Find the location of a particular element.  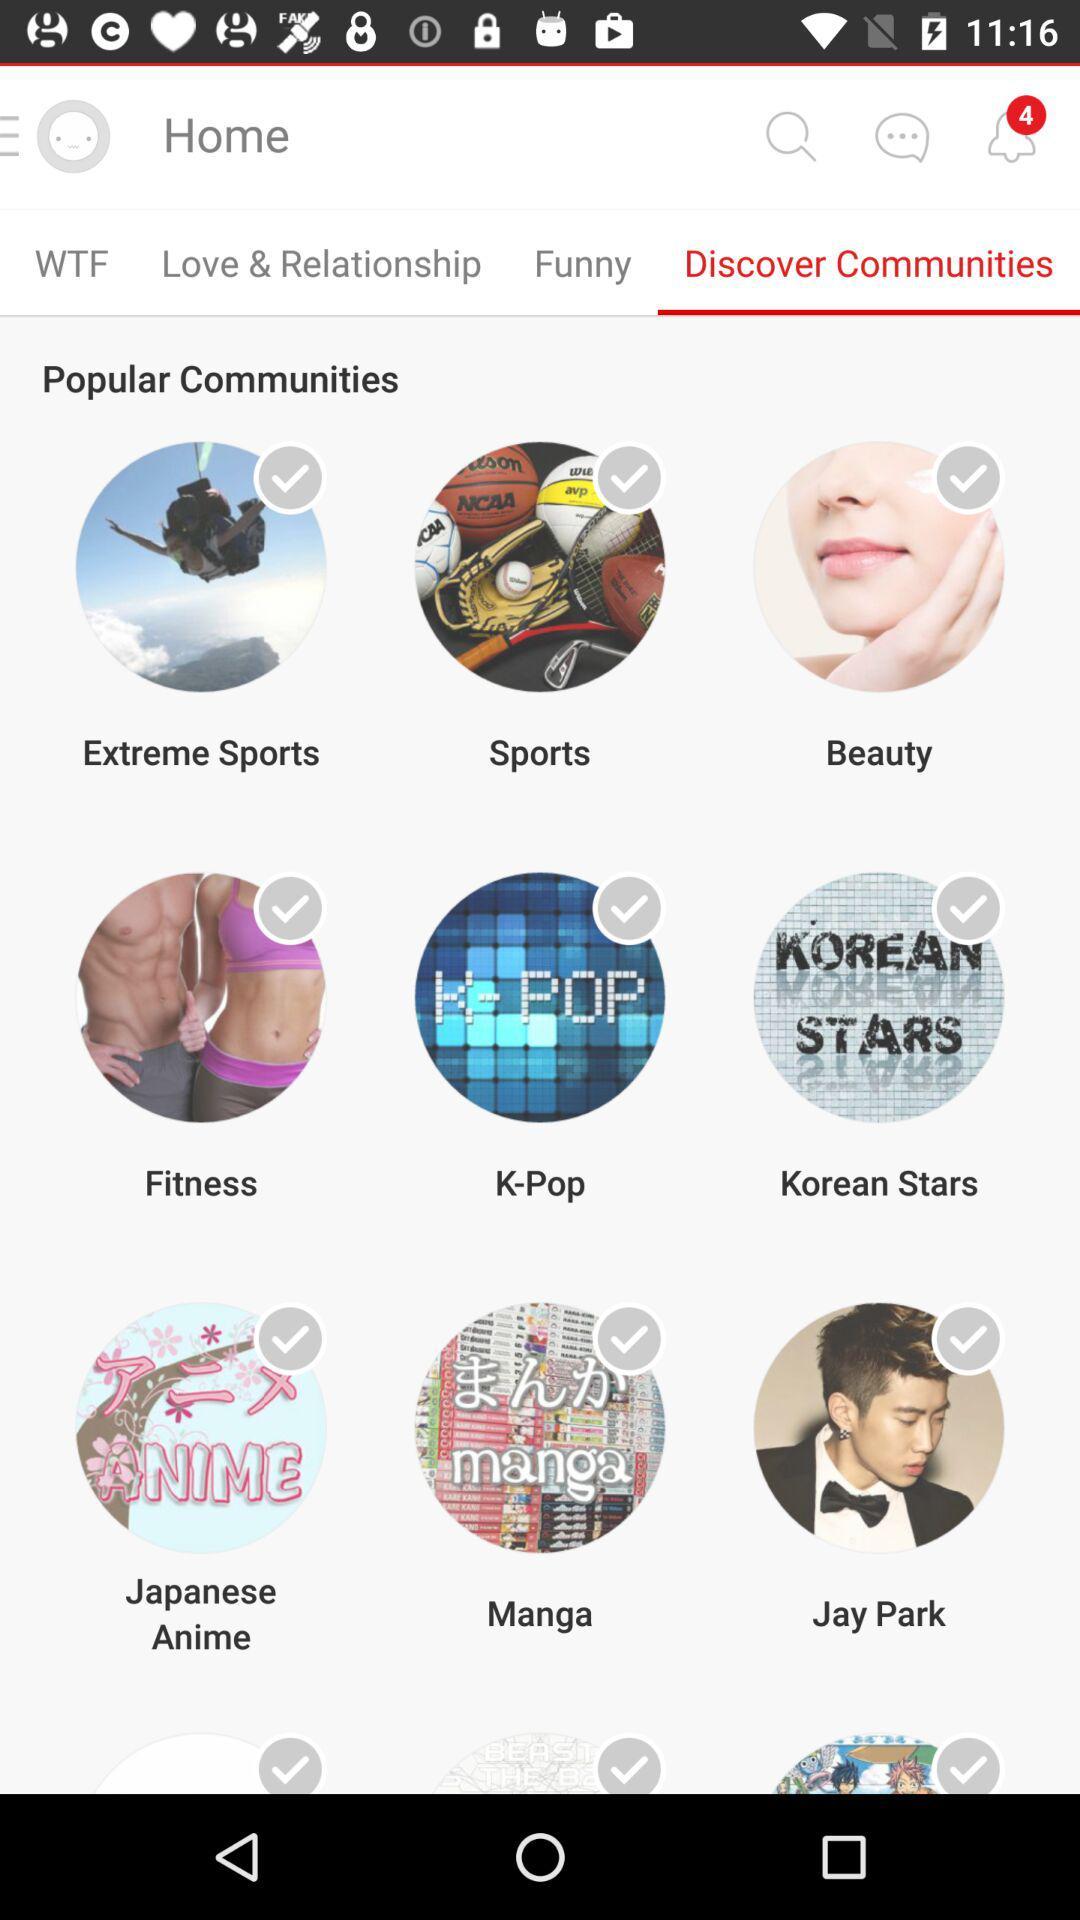

favorite is located at coordinates (967, 476).